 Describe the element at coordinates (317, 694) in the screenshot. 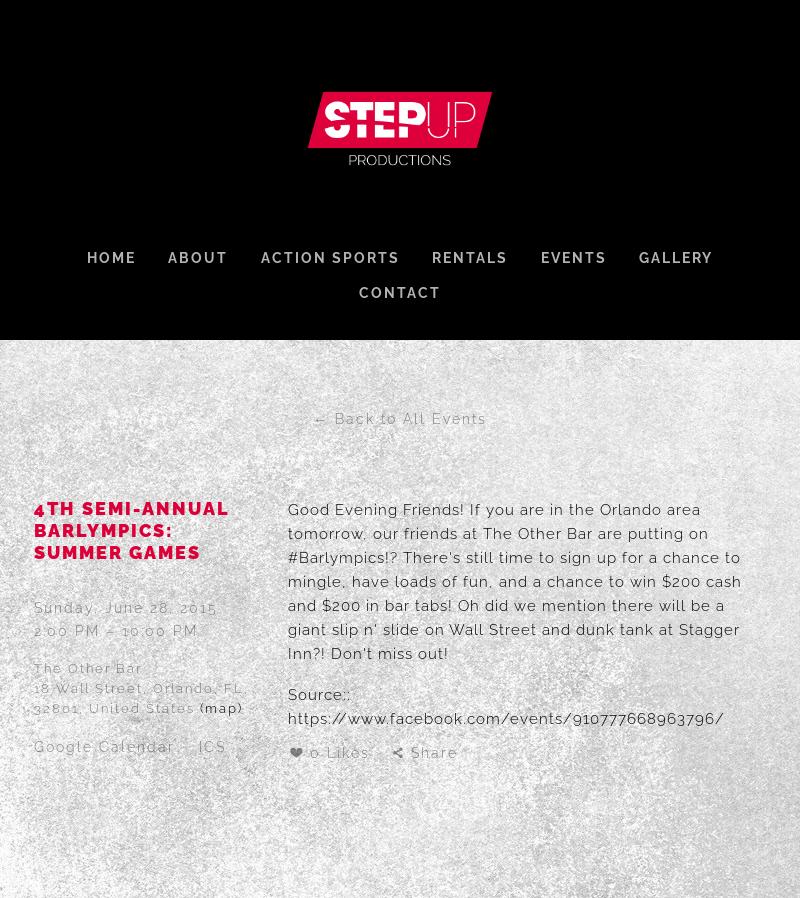

I see `'Source::'` at that location.